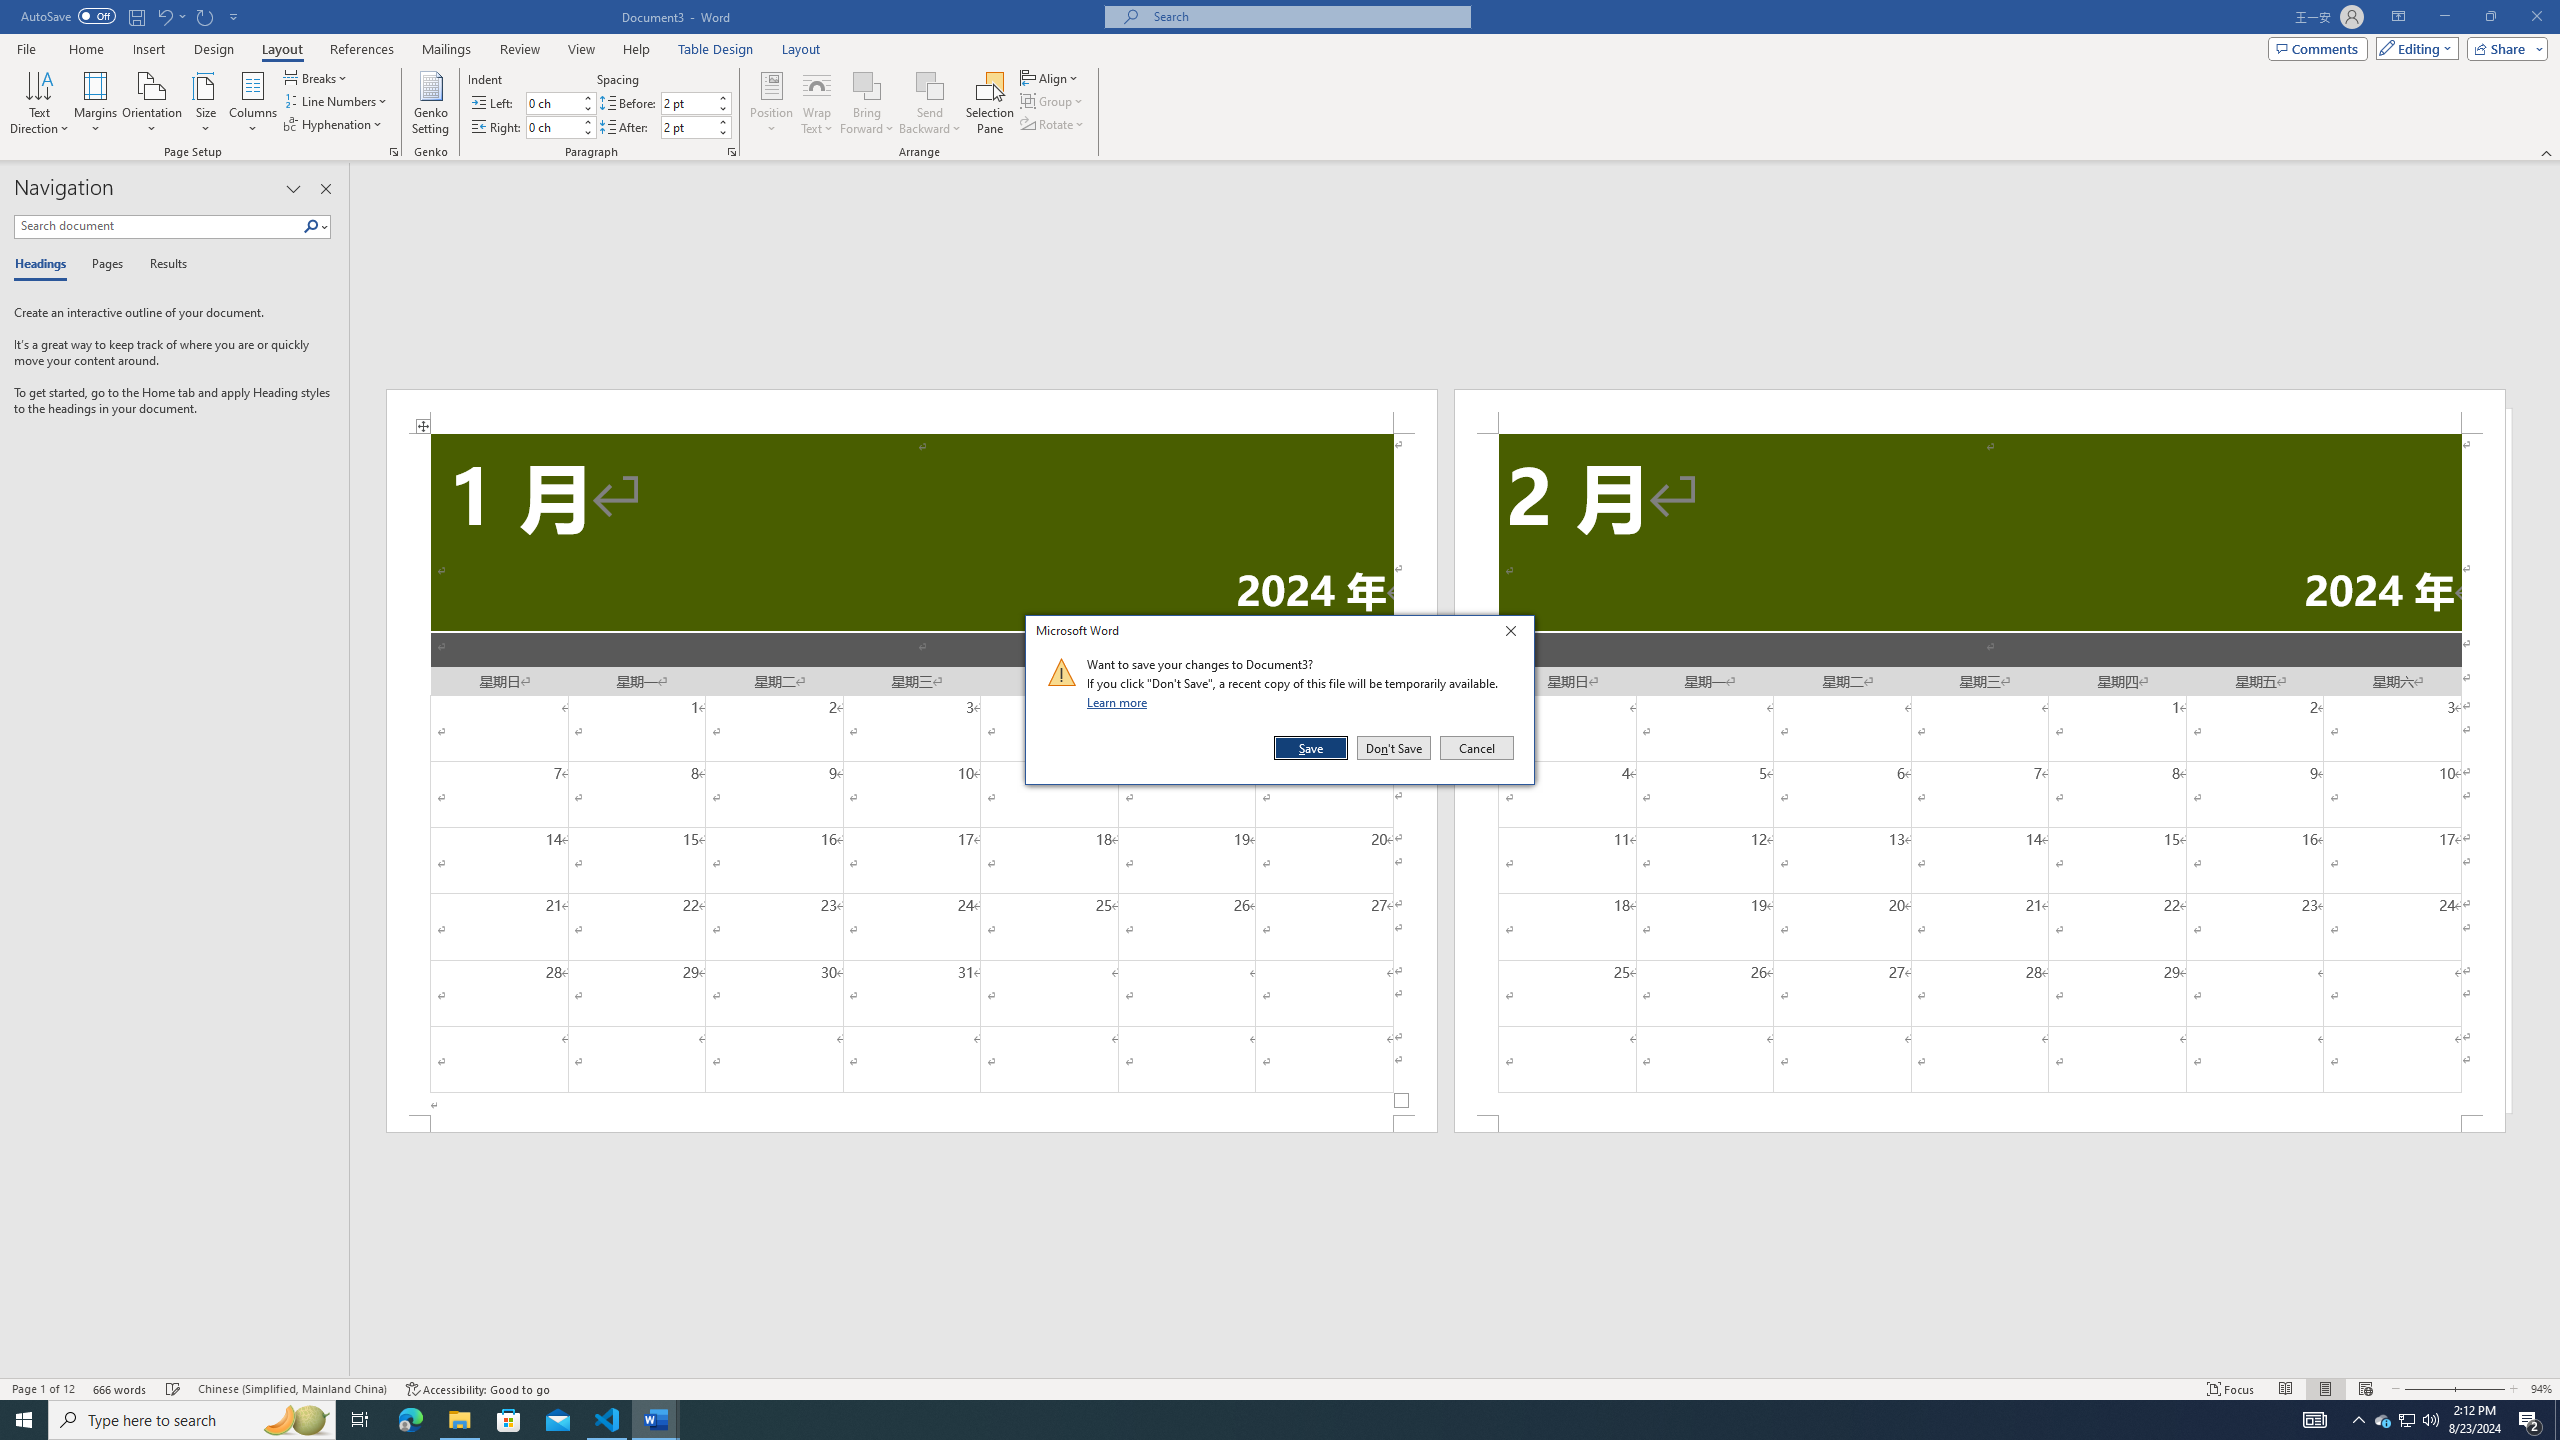 This screenshot has height=1440, width=2560. Describe the element at coordinates (815, 103) in the screenshot. I see `'Wrap Text'` at that location.